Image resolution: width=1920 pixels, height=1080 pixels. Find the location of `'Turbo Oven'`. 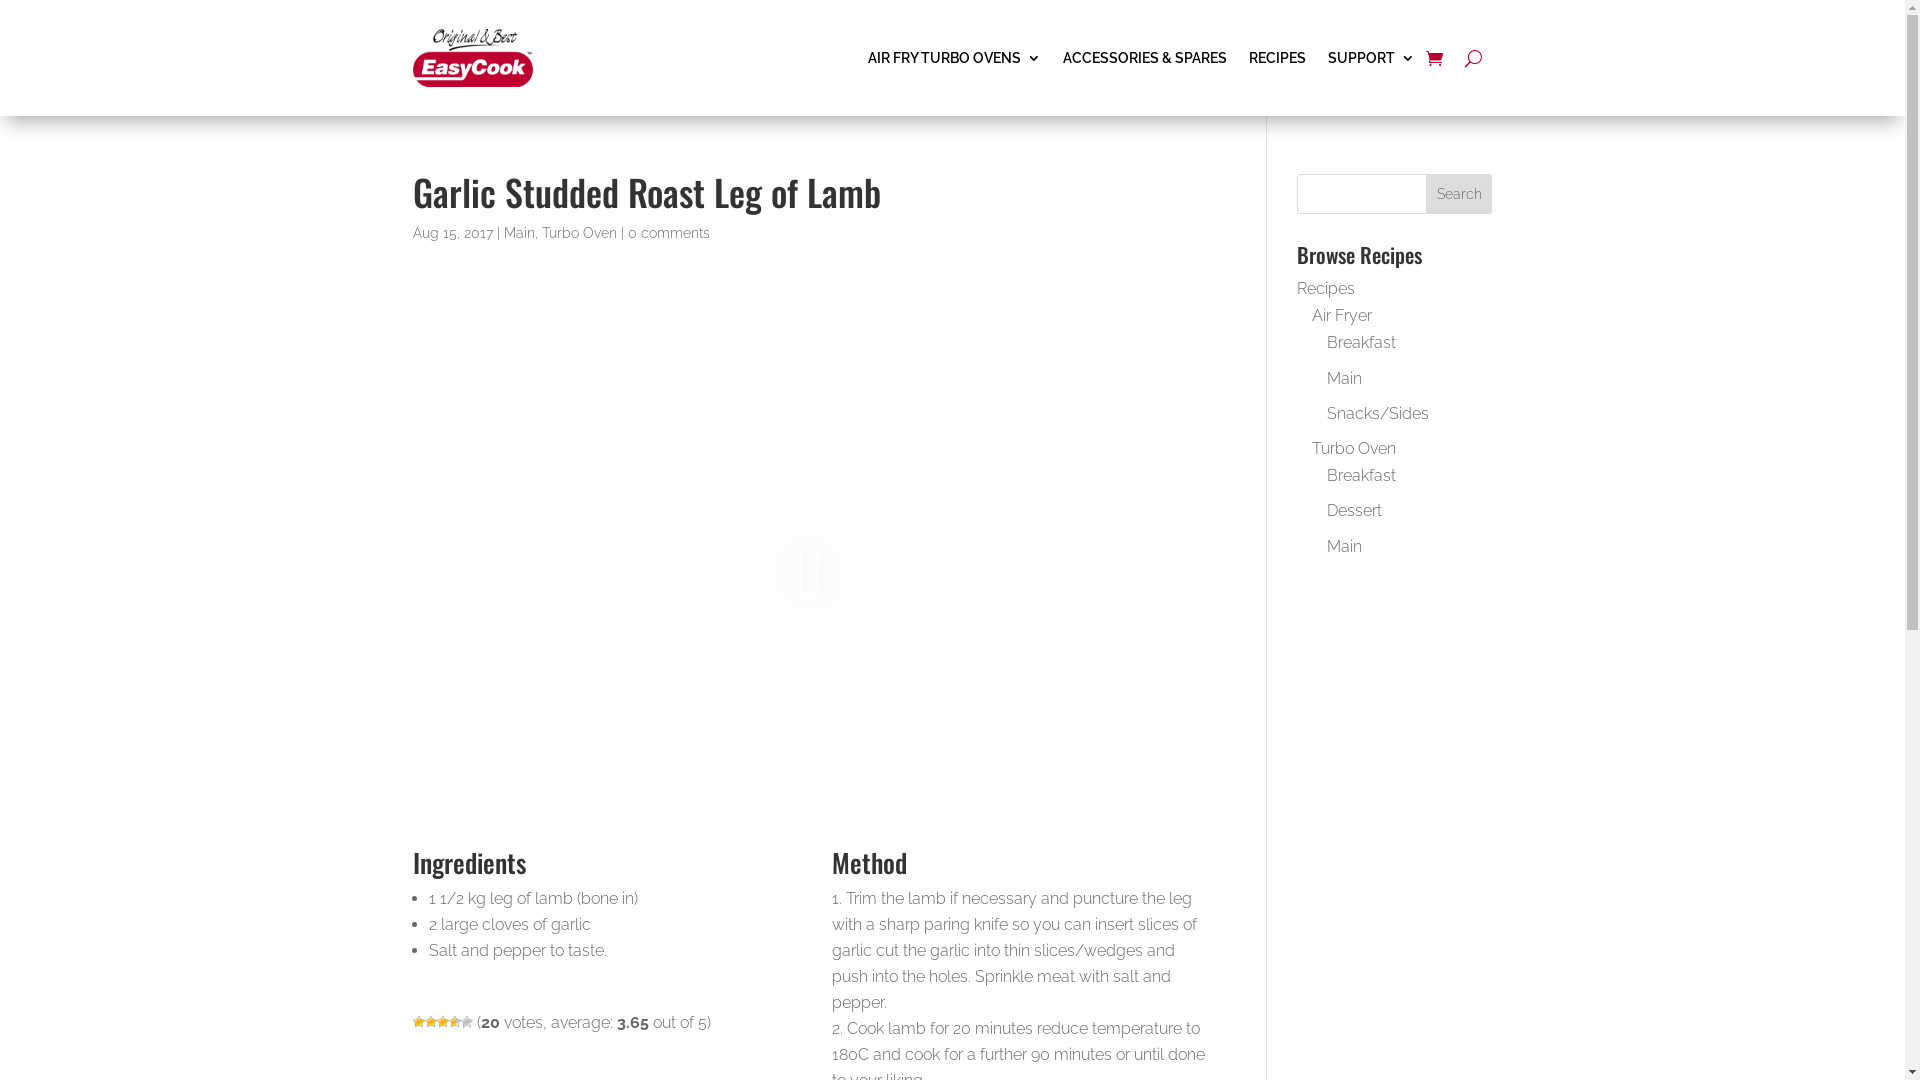

'Turbo Oven' is located at coordinates (578, 231).